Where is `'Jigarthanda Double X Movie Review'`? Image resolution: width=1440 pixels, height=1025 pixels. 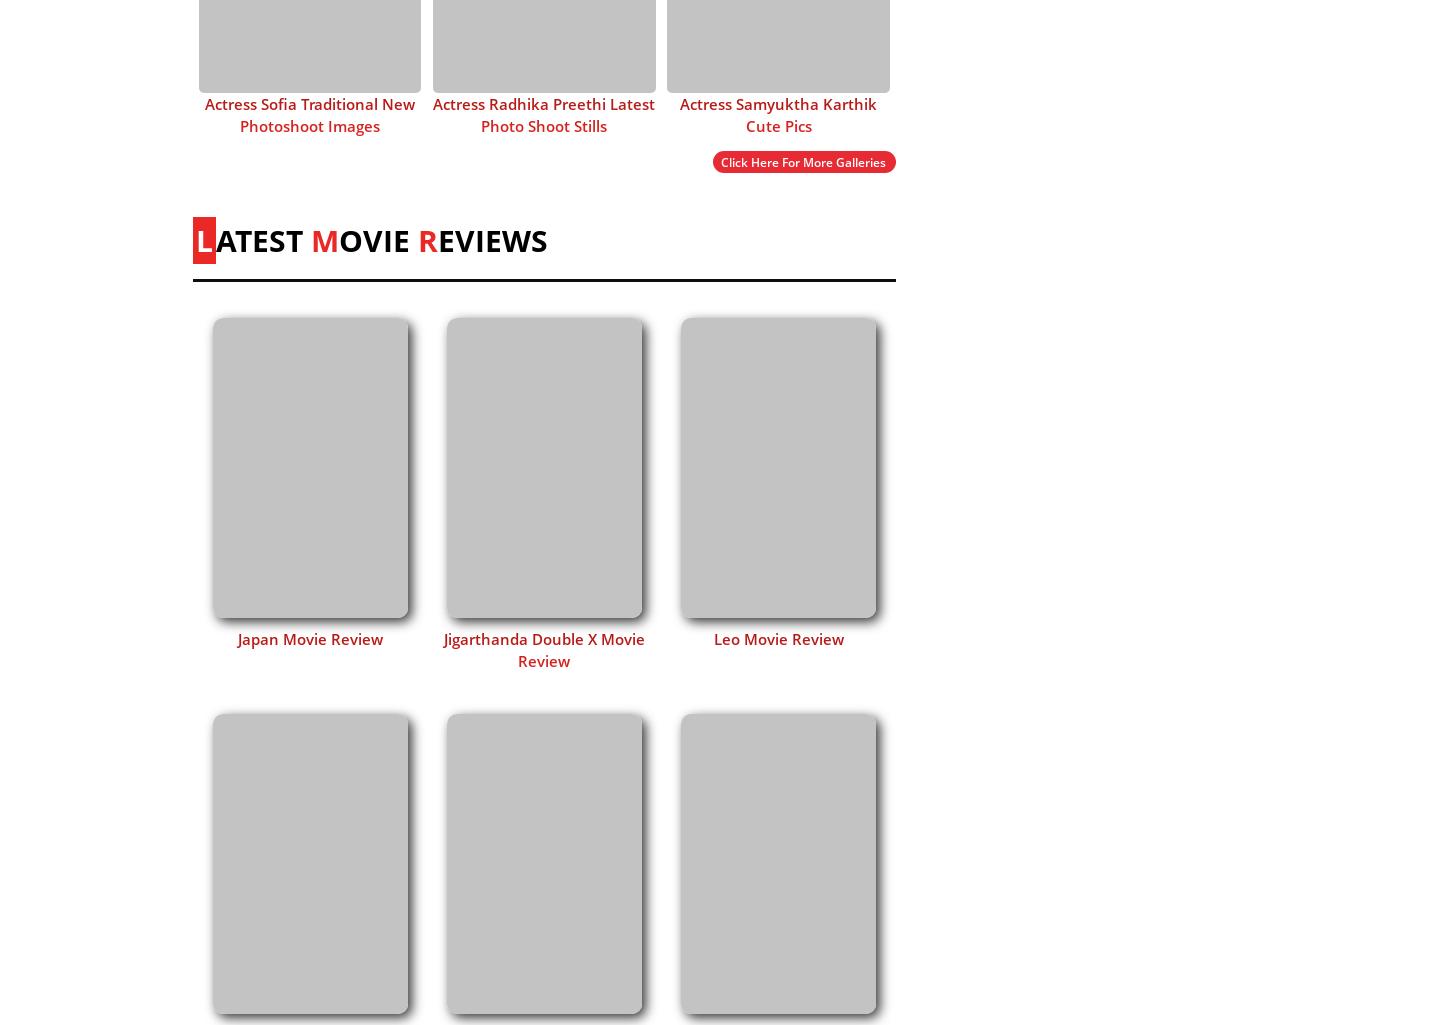 'Jigarthanda Double X Movie Review' is located at coordinates (442, 648).